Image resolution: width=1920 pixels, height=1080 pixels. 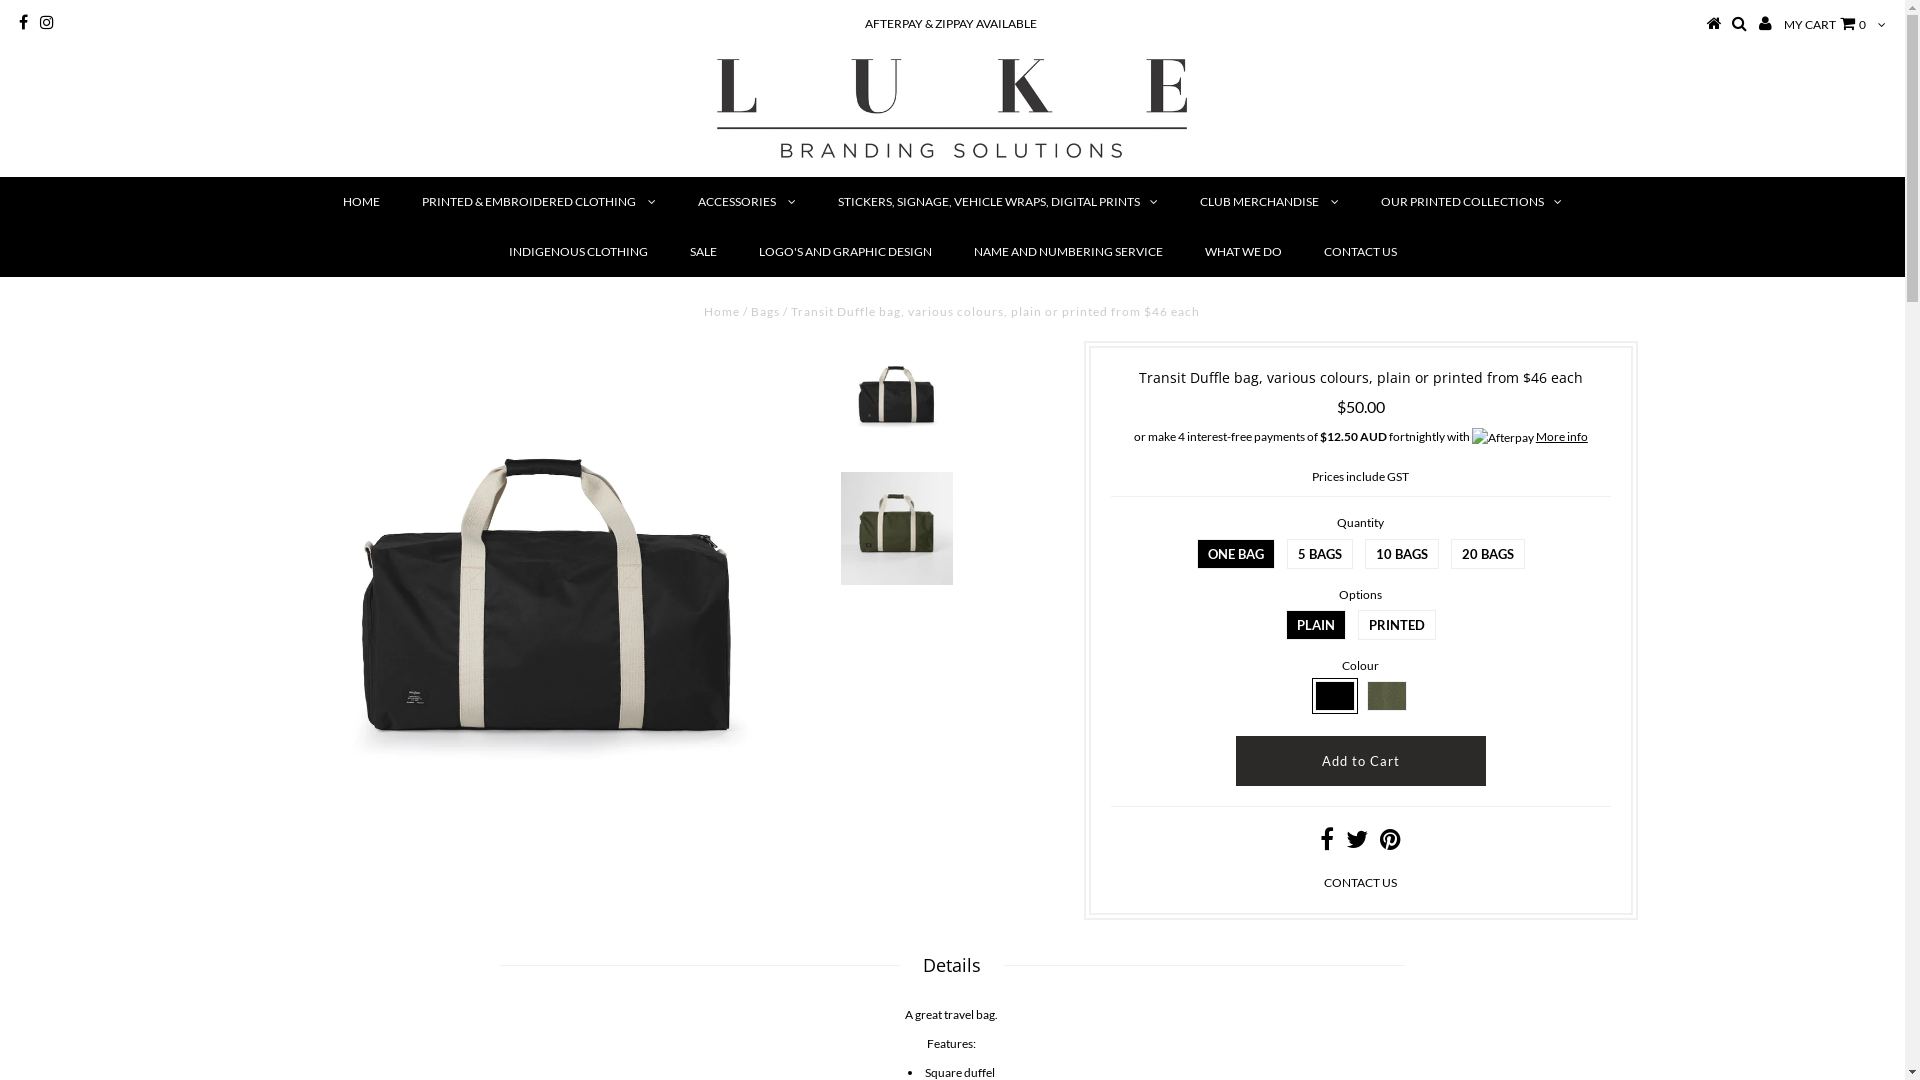 What do you see at coordinates (1389, 843) in the screenshot?
I see `'Share on Pinterest'` at bounding box center [1389, 843].